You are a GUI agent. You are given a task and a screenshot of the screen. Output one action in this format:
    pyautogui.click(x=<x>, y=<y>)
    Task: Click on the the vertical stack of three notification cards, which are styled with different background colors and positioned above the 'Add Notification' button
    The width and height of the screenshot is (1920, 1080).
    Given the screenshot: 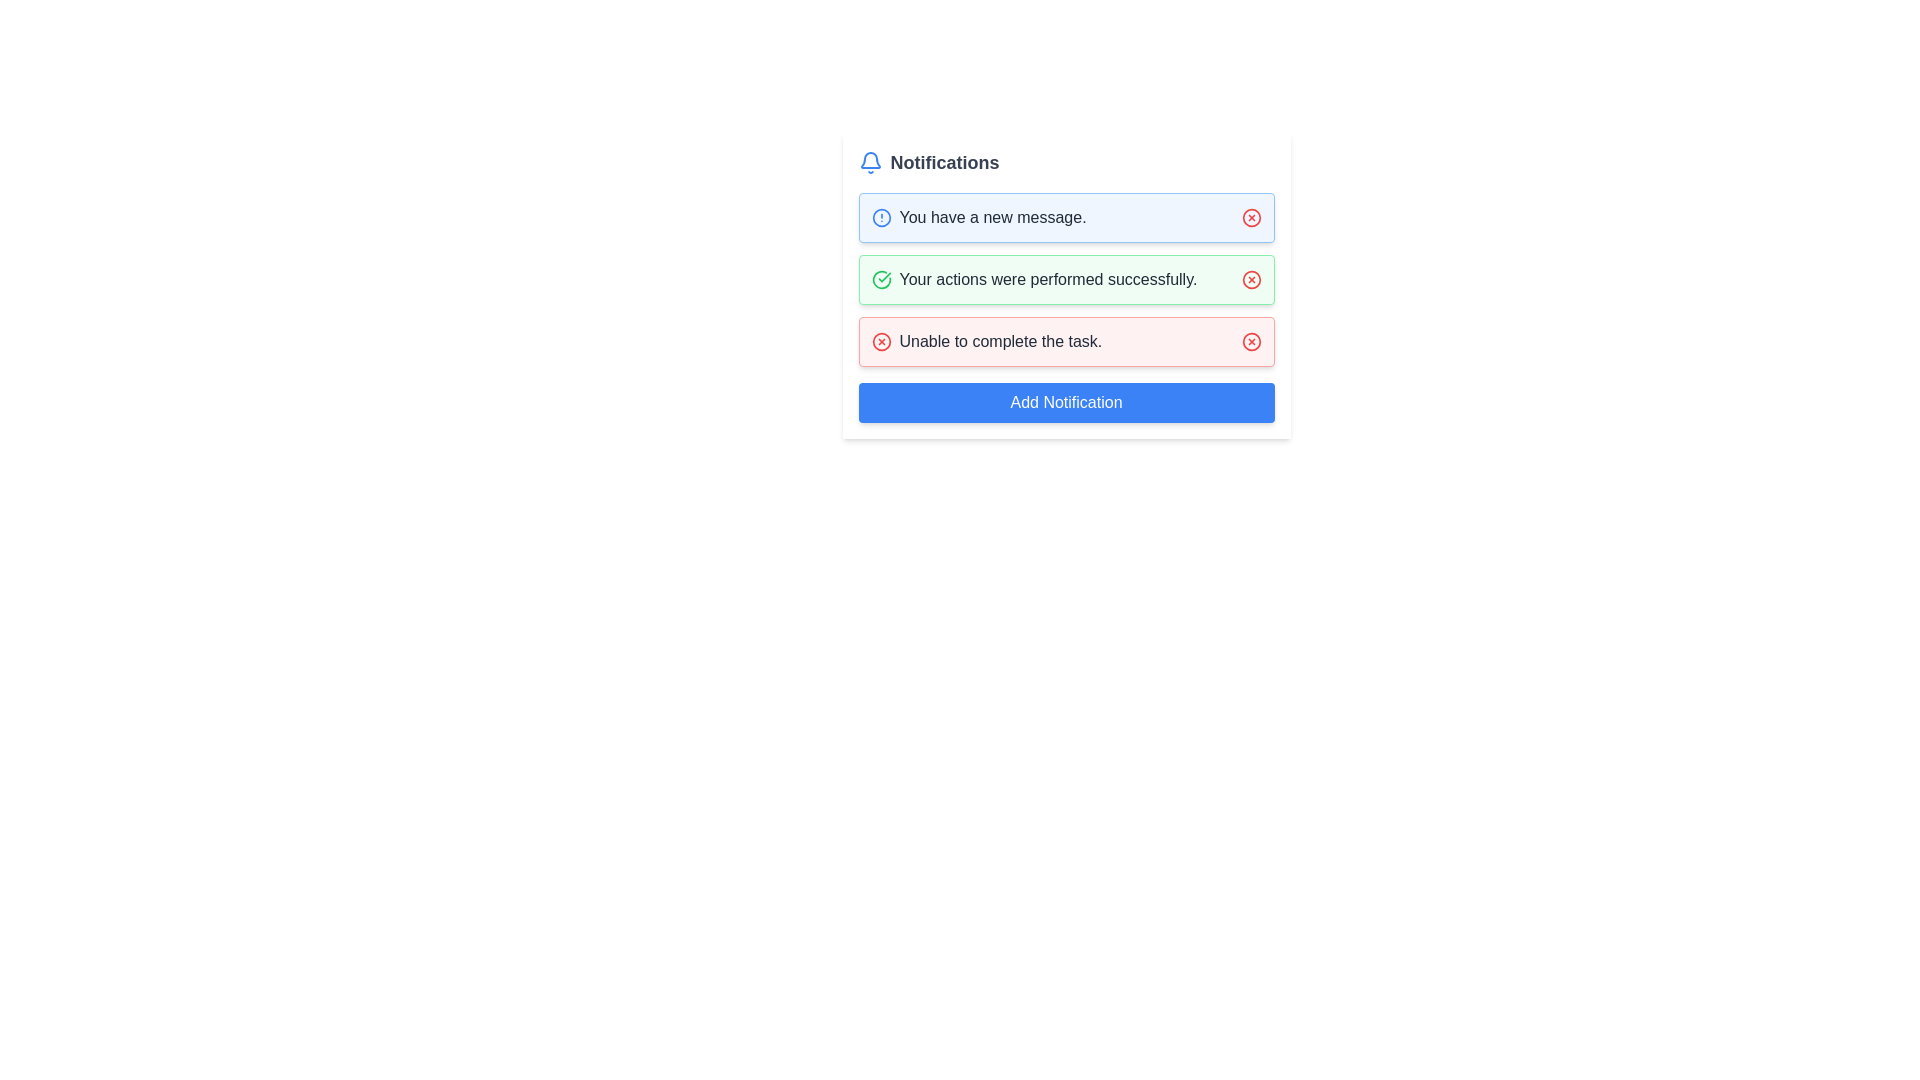 What is the action you would take?
    pyautogui.click(x=1065, y=280)
    